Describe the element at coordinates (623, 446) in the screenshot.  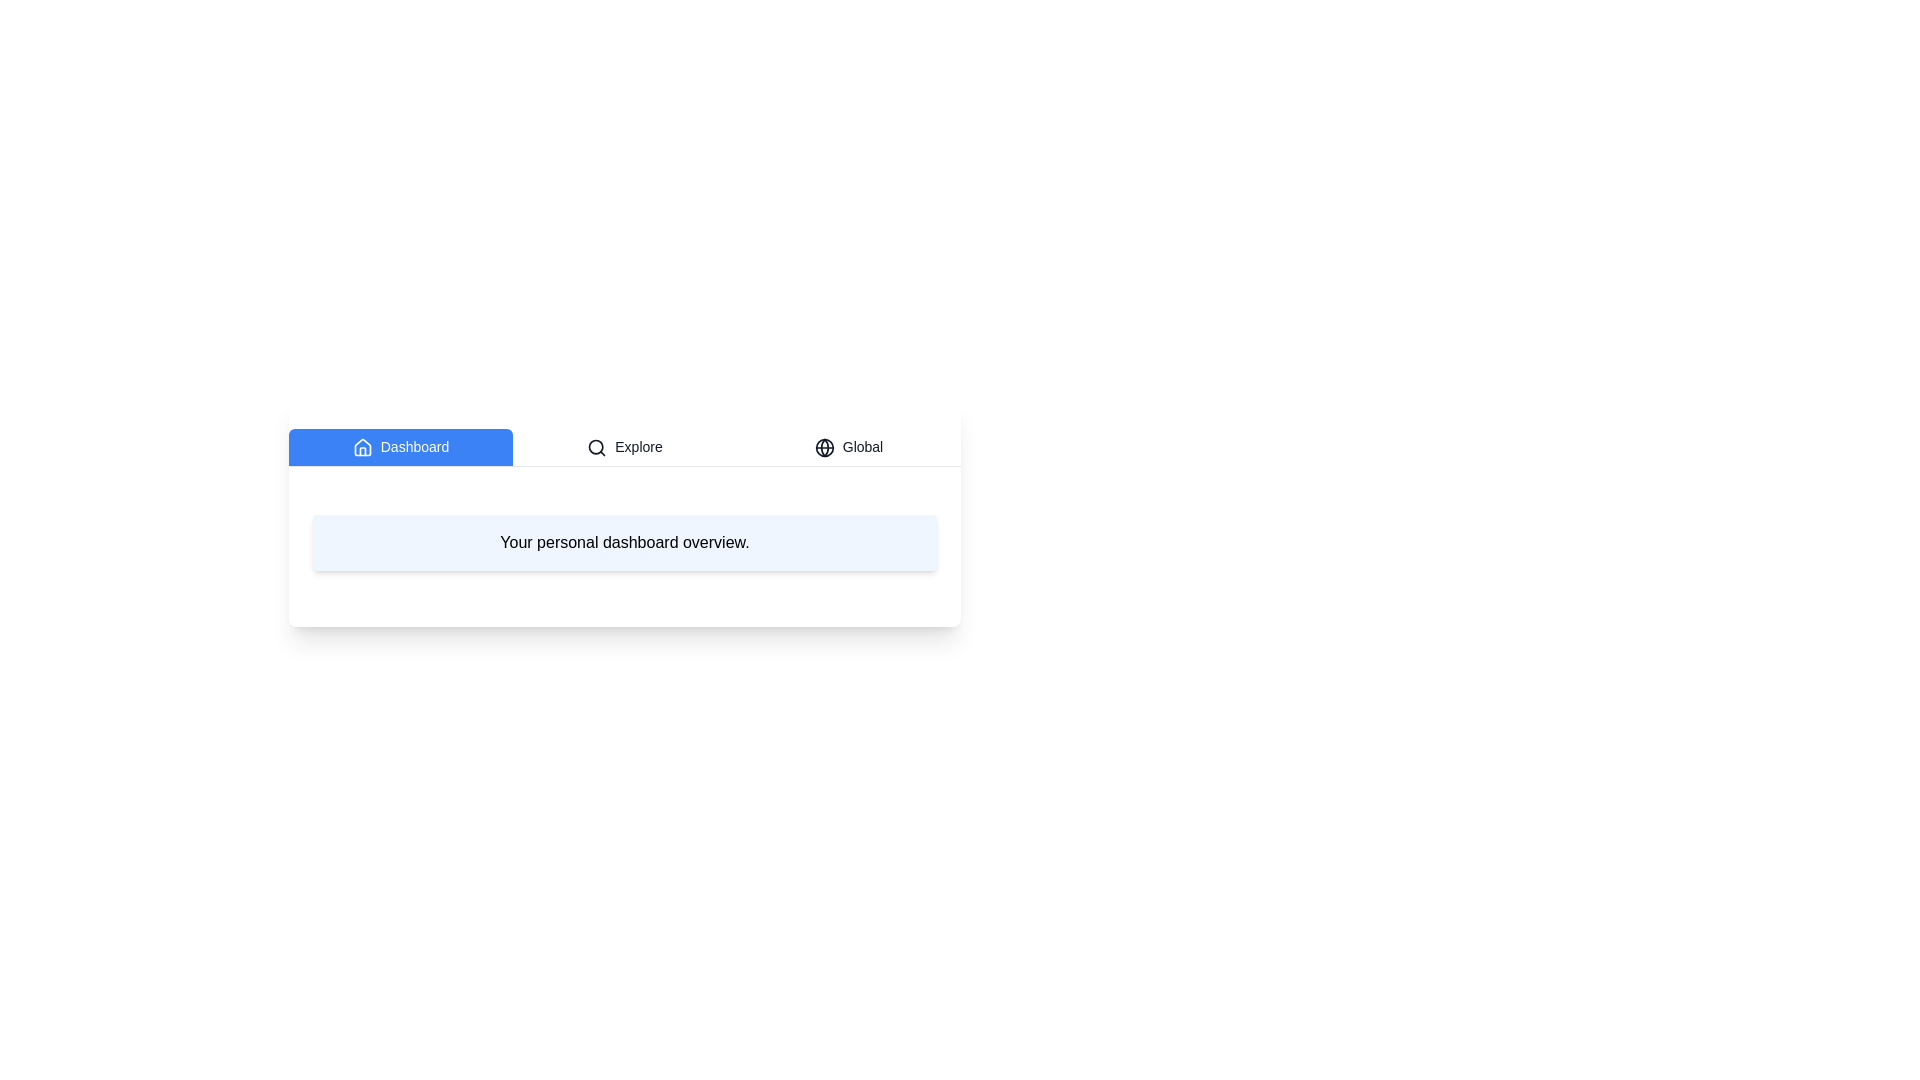
I see `the Explore tab to read its content` at that location.